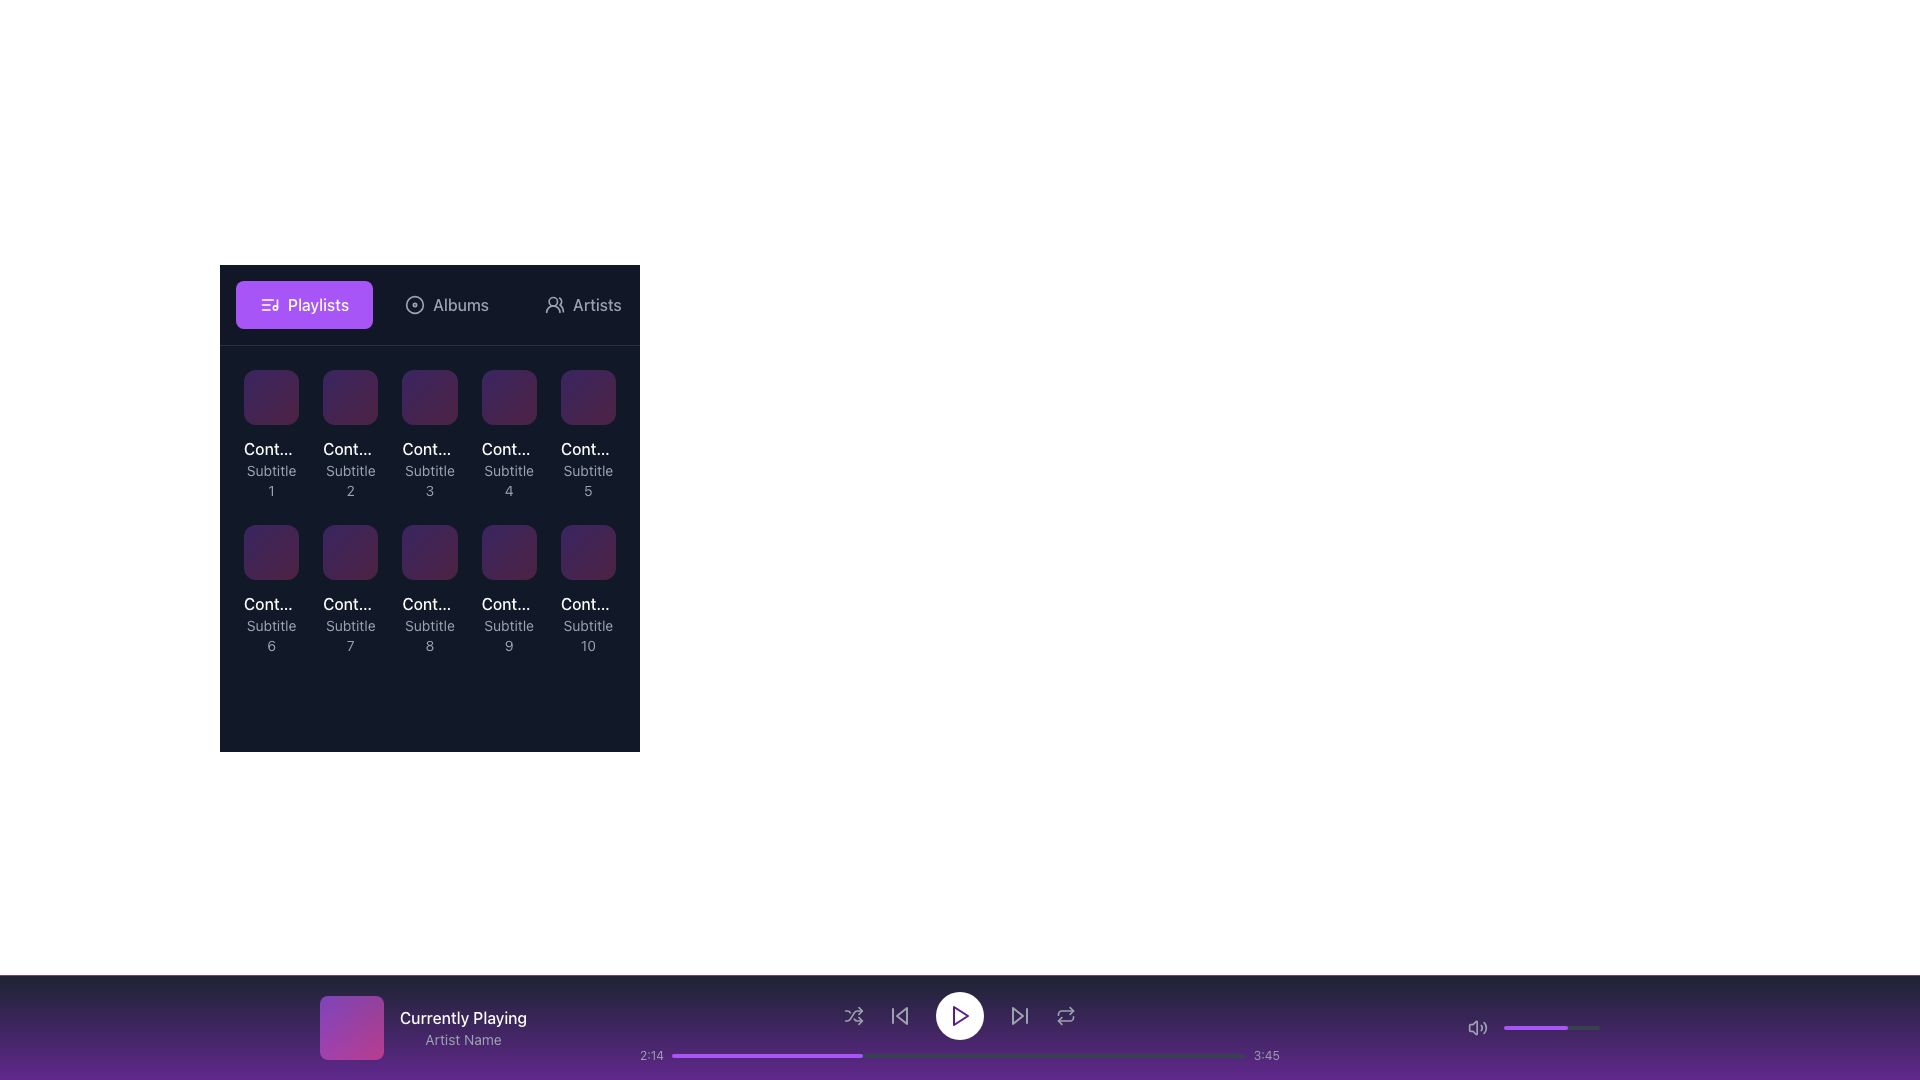 The height and width of the screenshot is (1080, 1920). I want to click on the text label displaying 'Content Title 5' located in the fifth column of the first row within the grid of cards under the 'Playlists' tab, so click(587, 448).